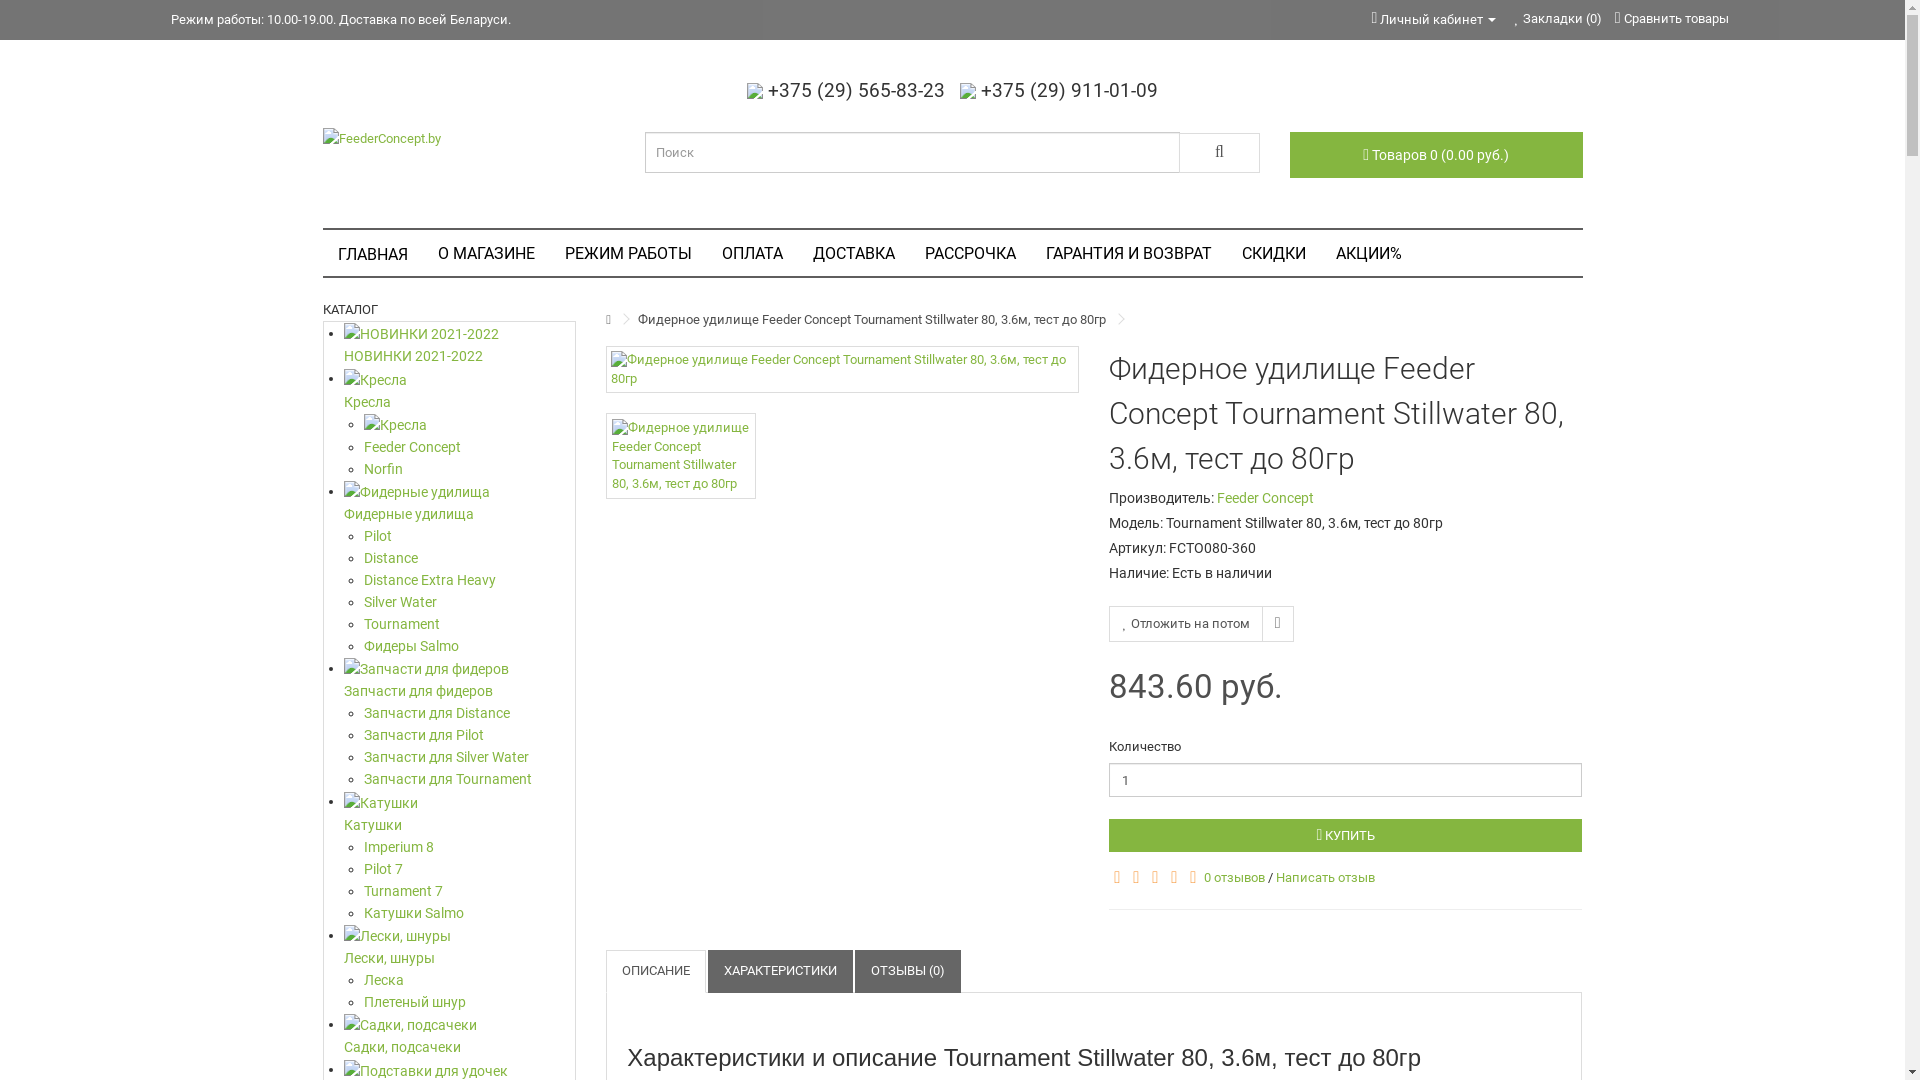 Image resolution: width=1920 pixels, height=1080 pixels. I want to click on 'Silver Water', so click(364, 600).